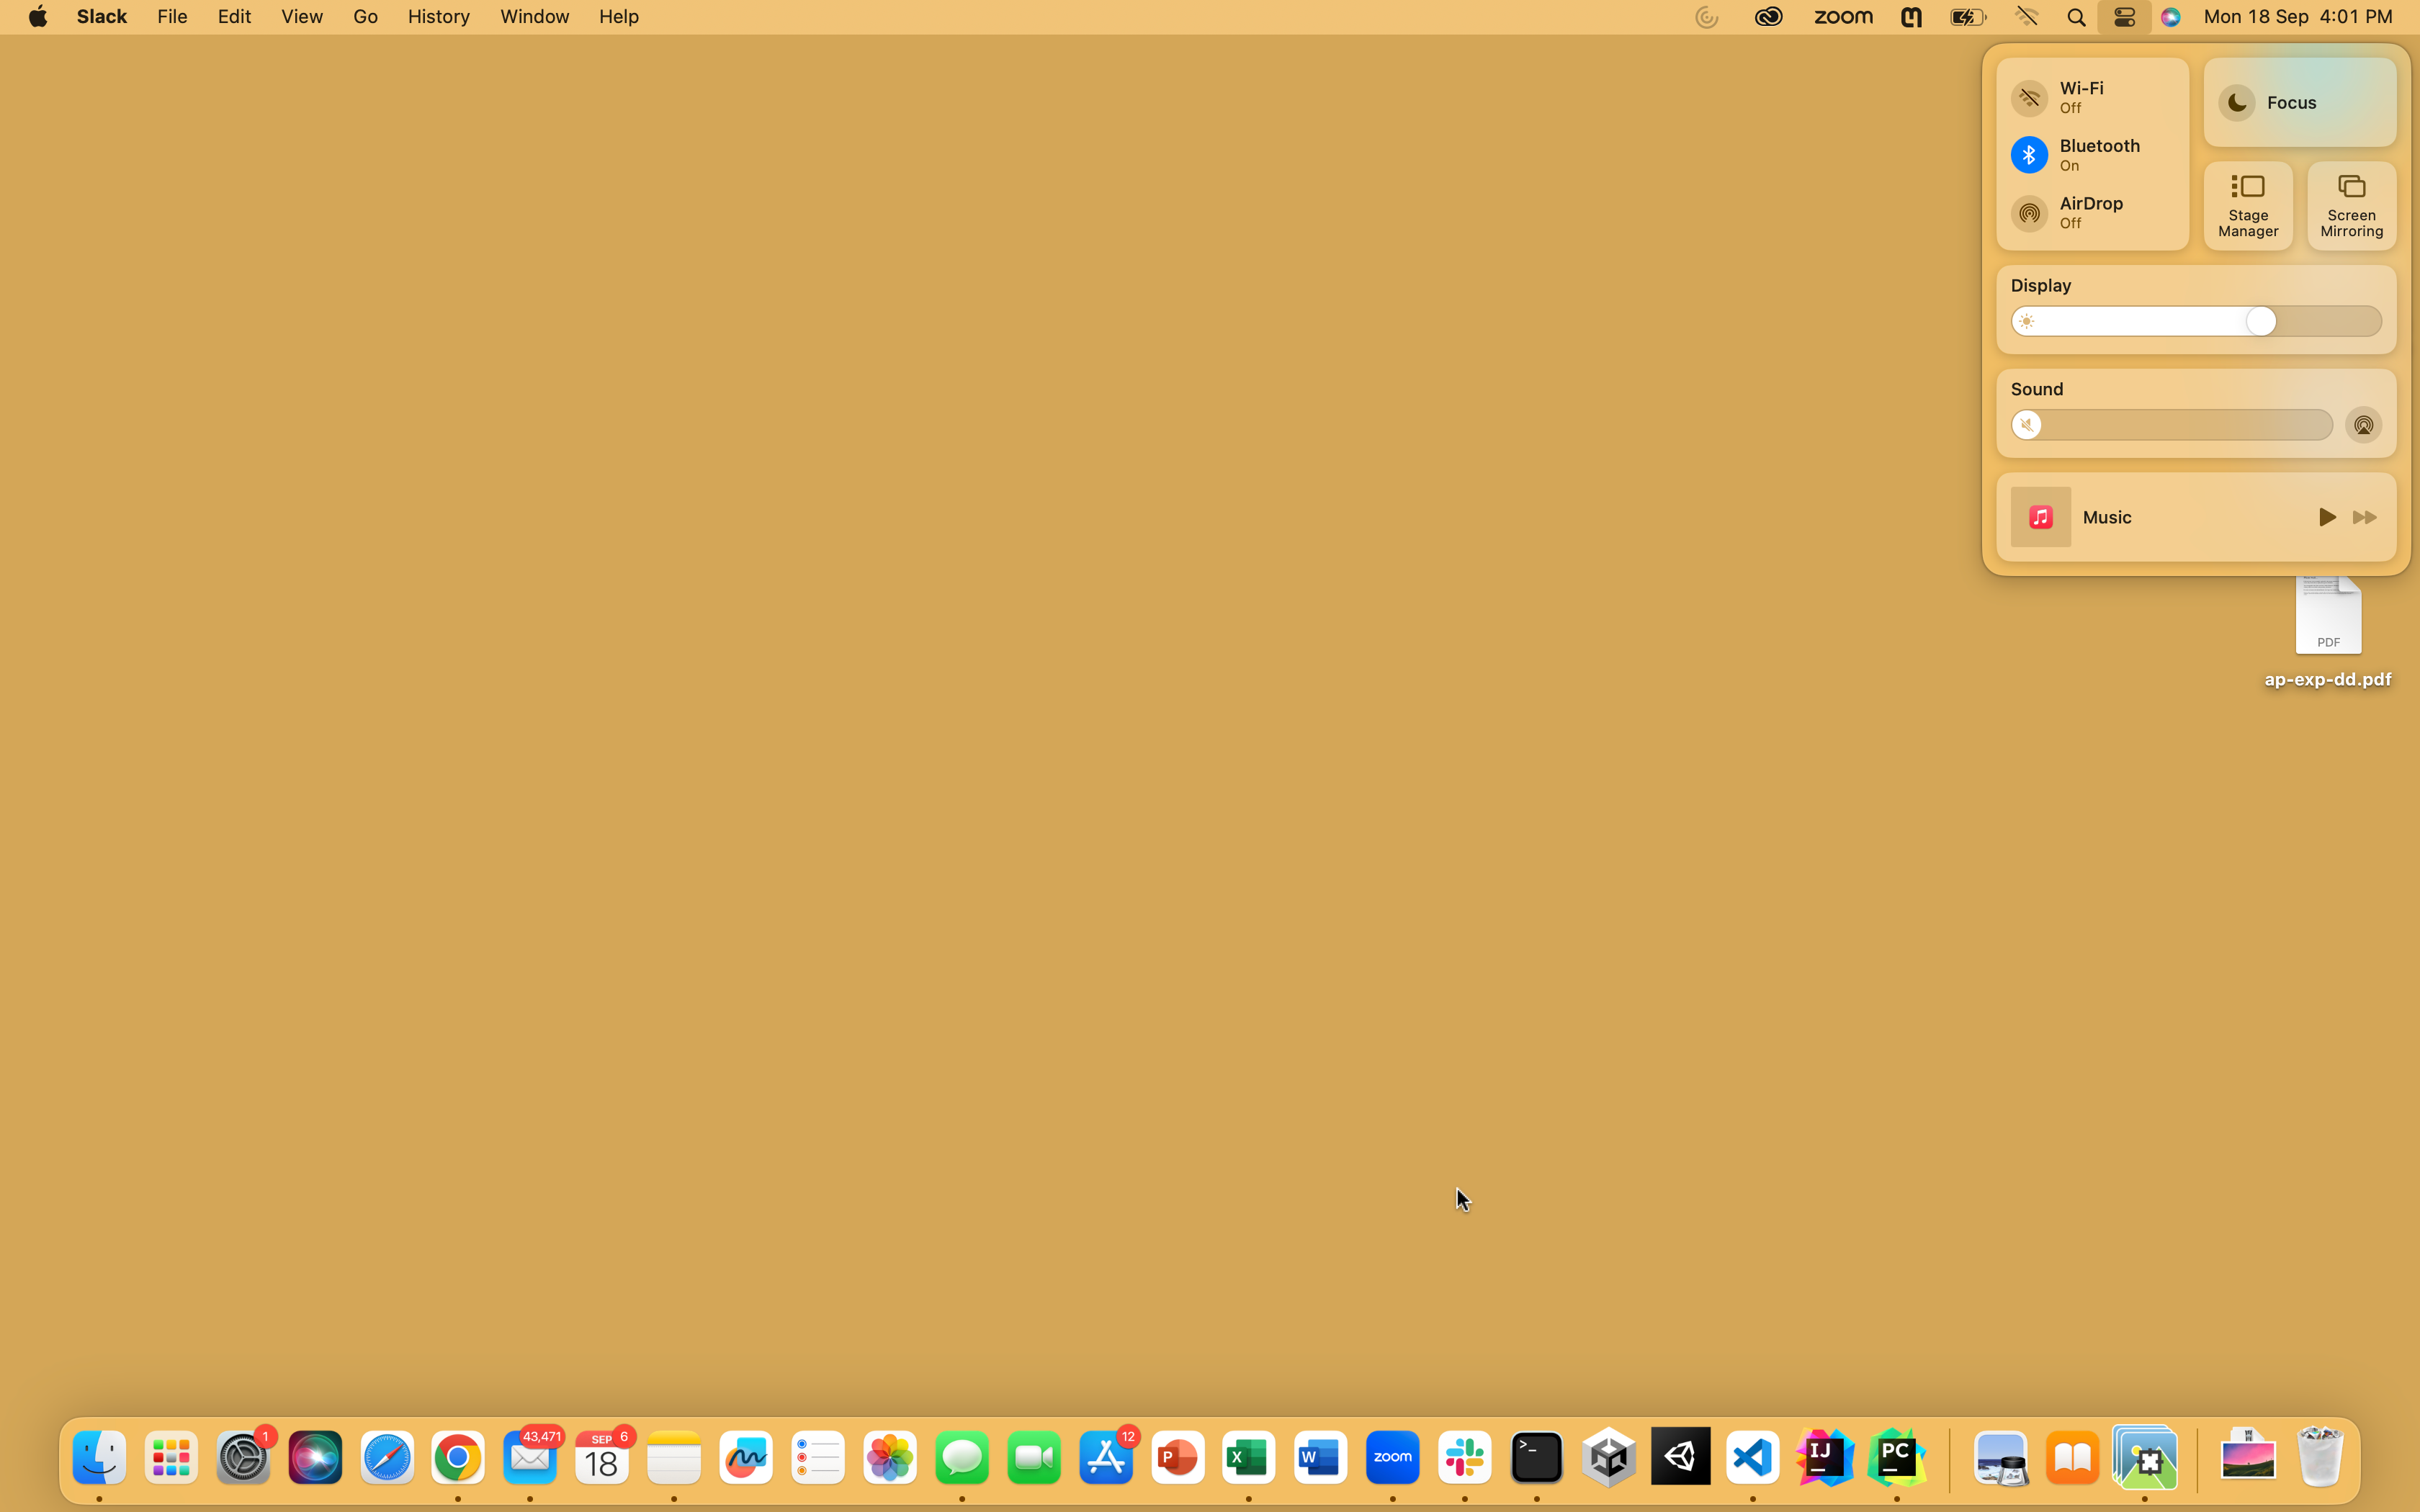 The width and height of the screenshot is (2420, 1512). What do you see at coordinates (2035, 423) in the screenshot?
I see `the sound level` at bounding box center [2035, 423].